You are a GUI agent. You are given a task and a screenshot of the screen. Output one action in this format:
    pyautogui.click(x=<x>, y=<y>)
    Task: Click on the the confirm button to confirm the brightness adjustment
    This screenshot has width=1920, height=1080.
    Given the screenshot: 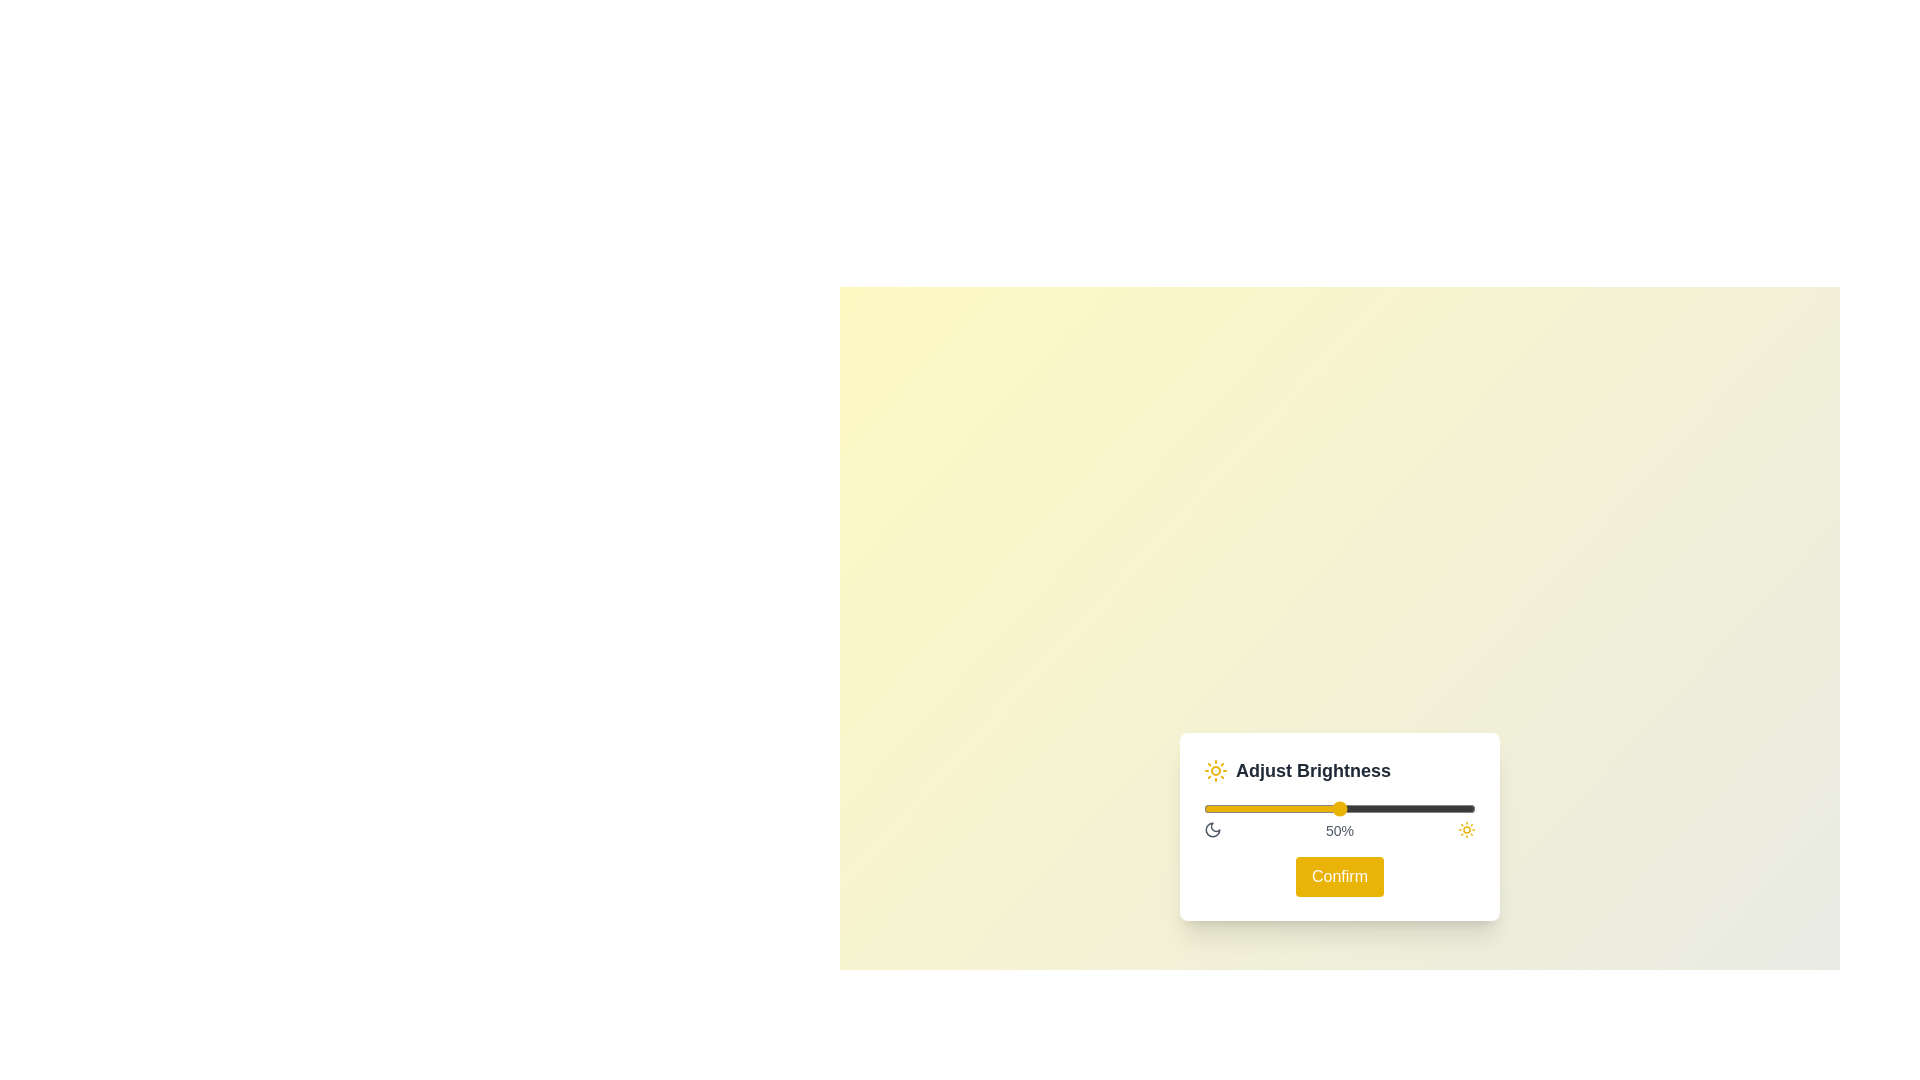 What is the action you would take?
    pyautogui.click(x=1339, y=875)
    